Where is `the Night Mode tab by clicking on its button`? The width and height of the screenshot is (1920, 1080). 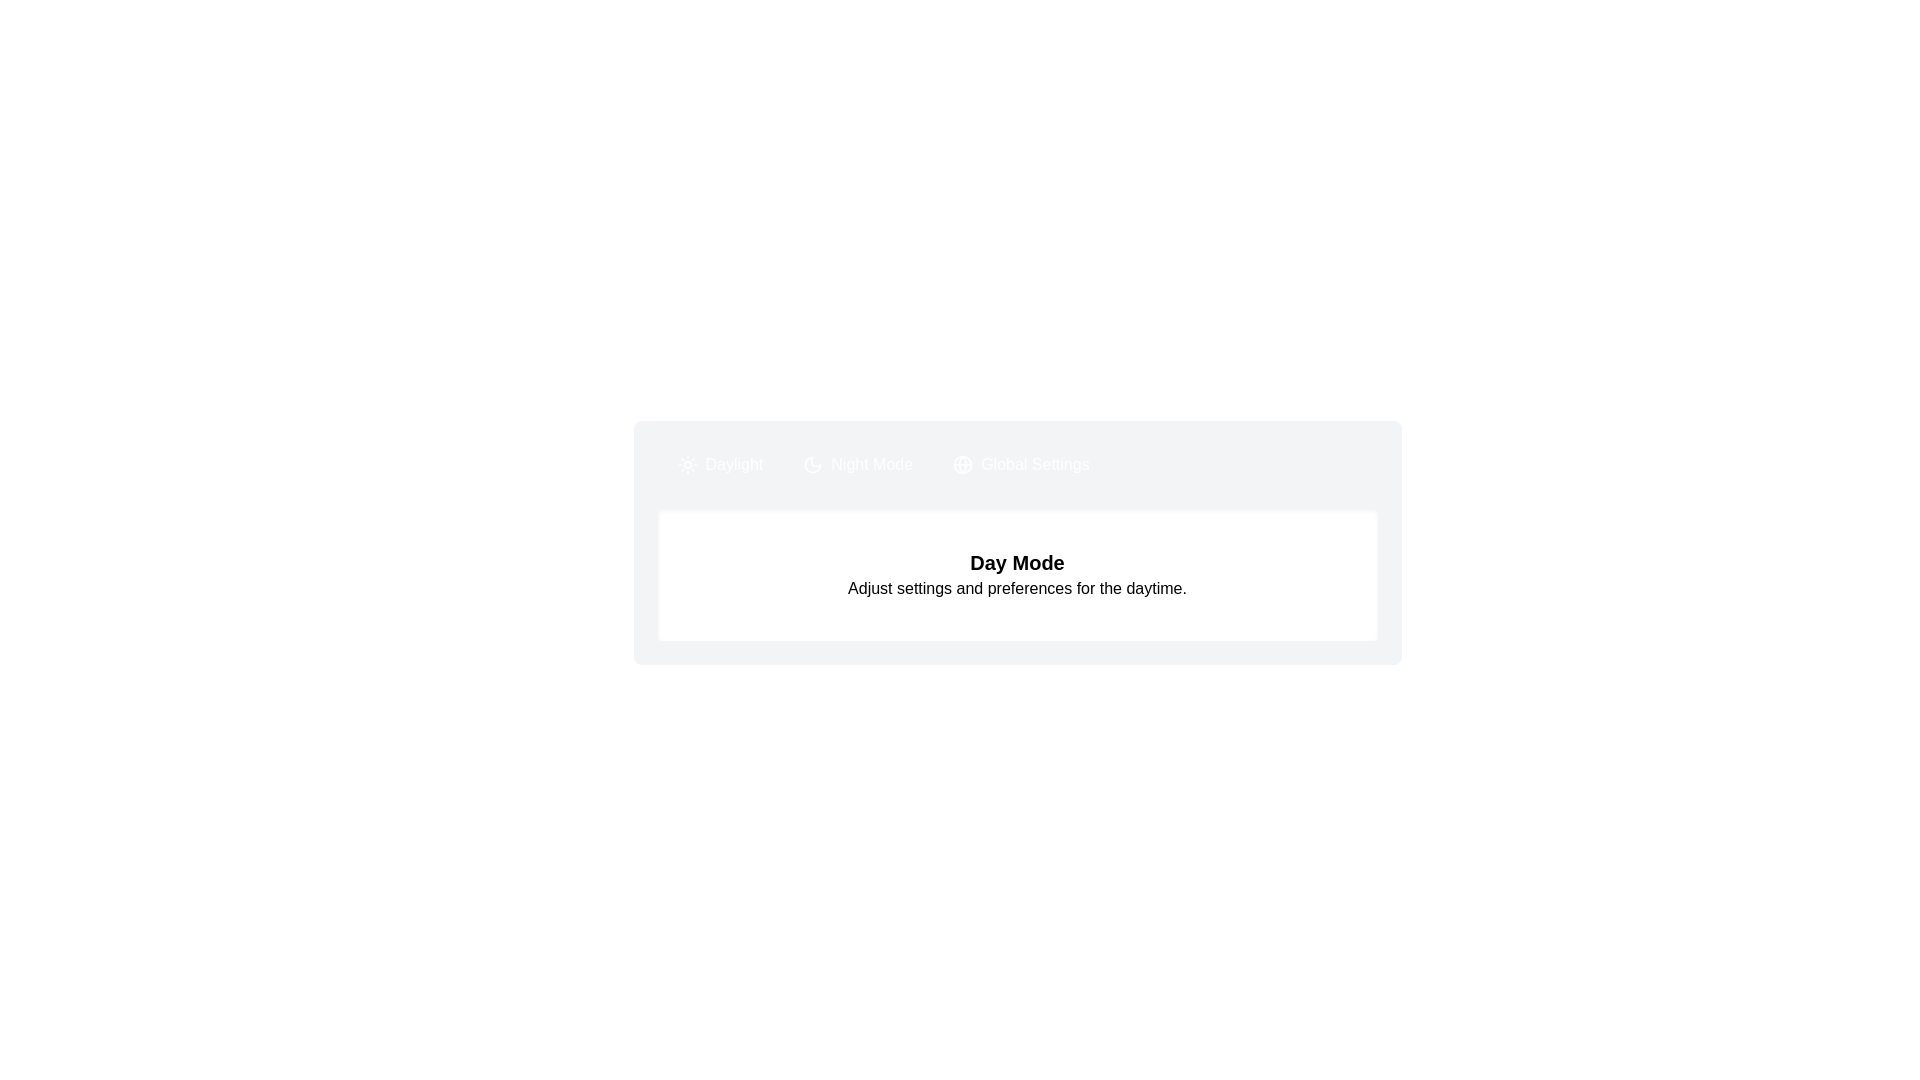
the Night Mode tab by clicking on its button is located at coordinates (858, 465).